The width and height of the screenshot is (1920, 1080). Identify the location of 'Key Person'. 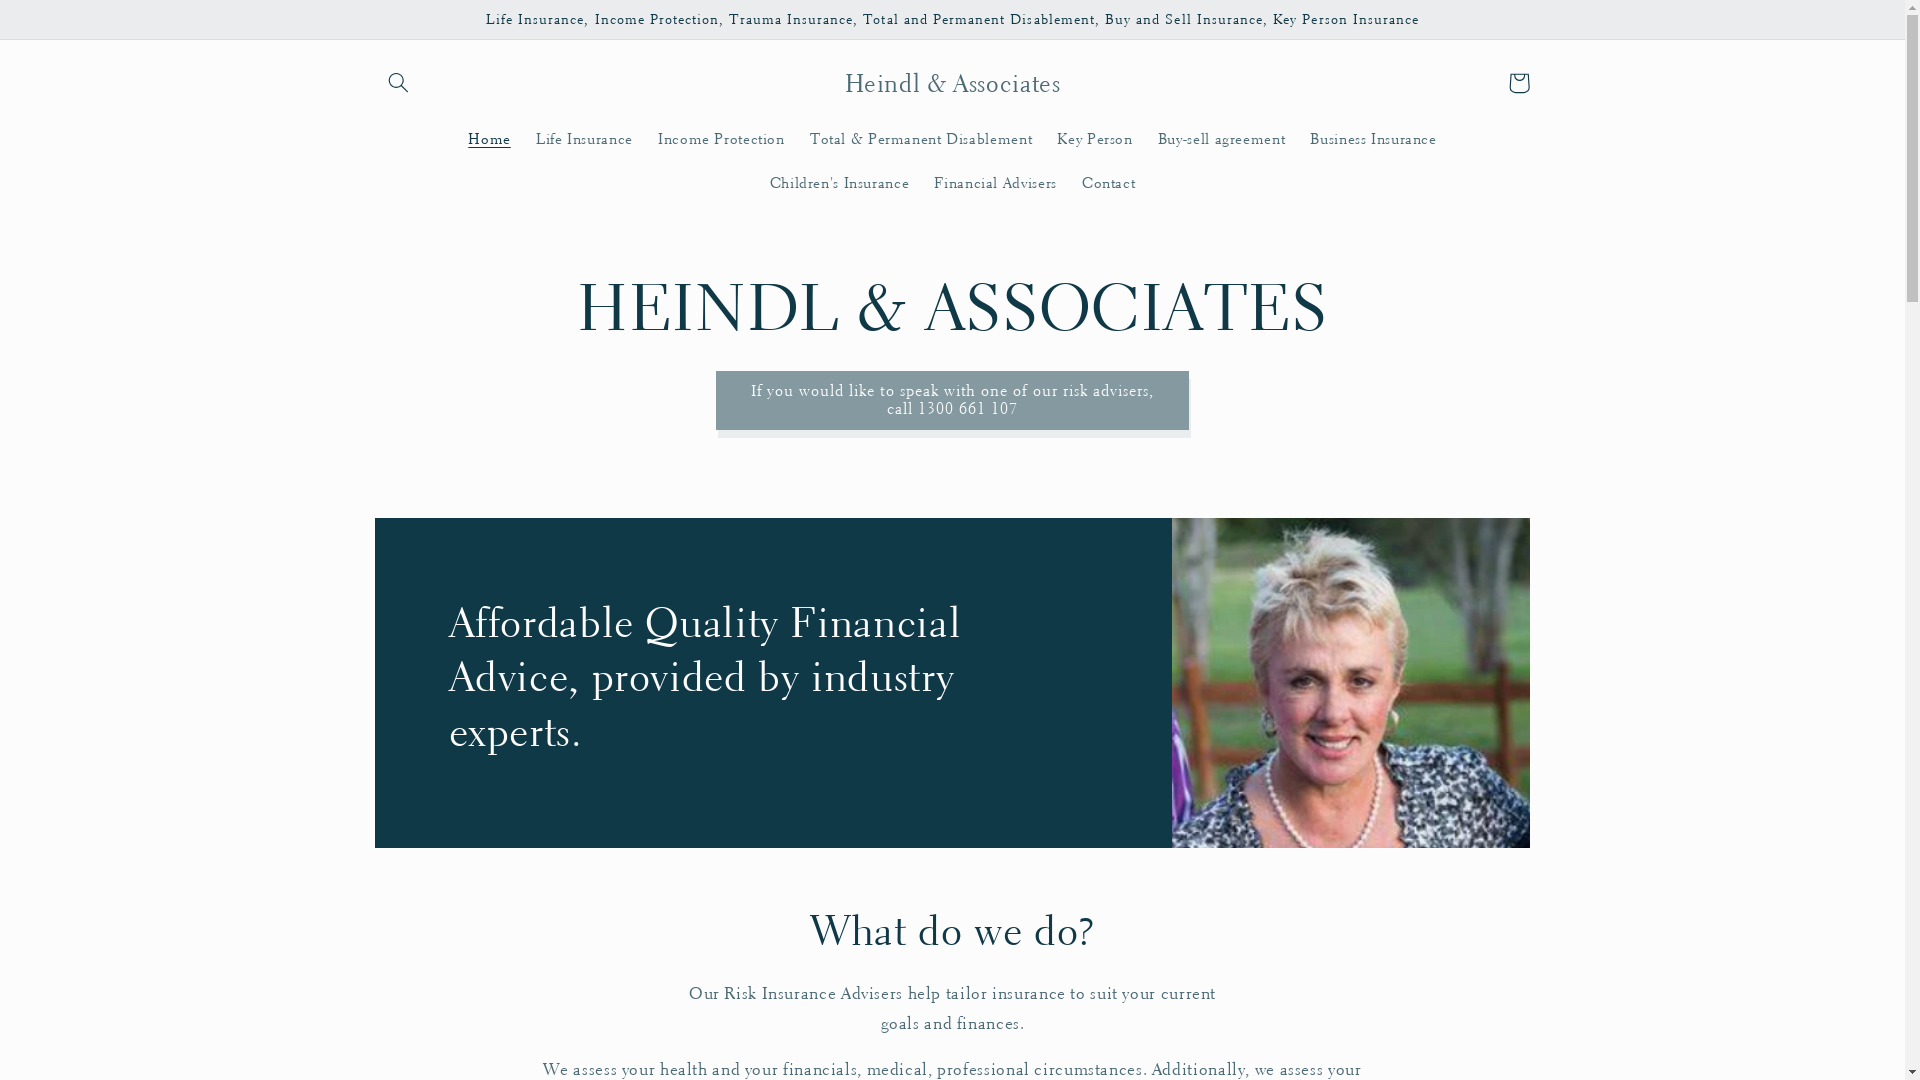
(1044, 137).